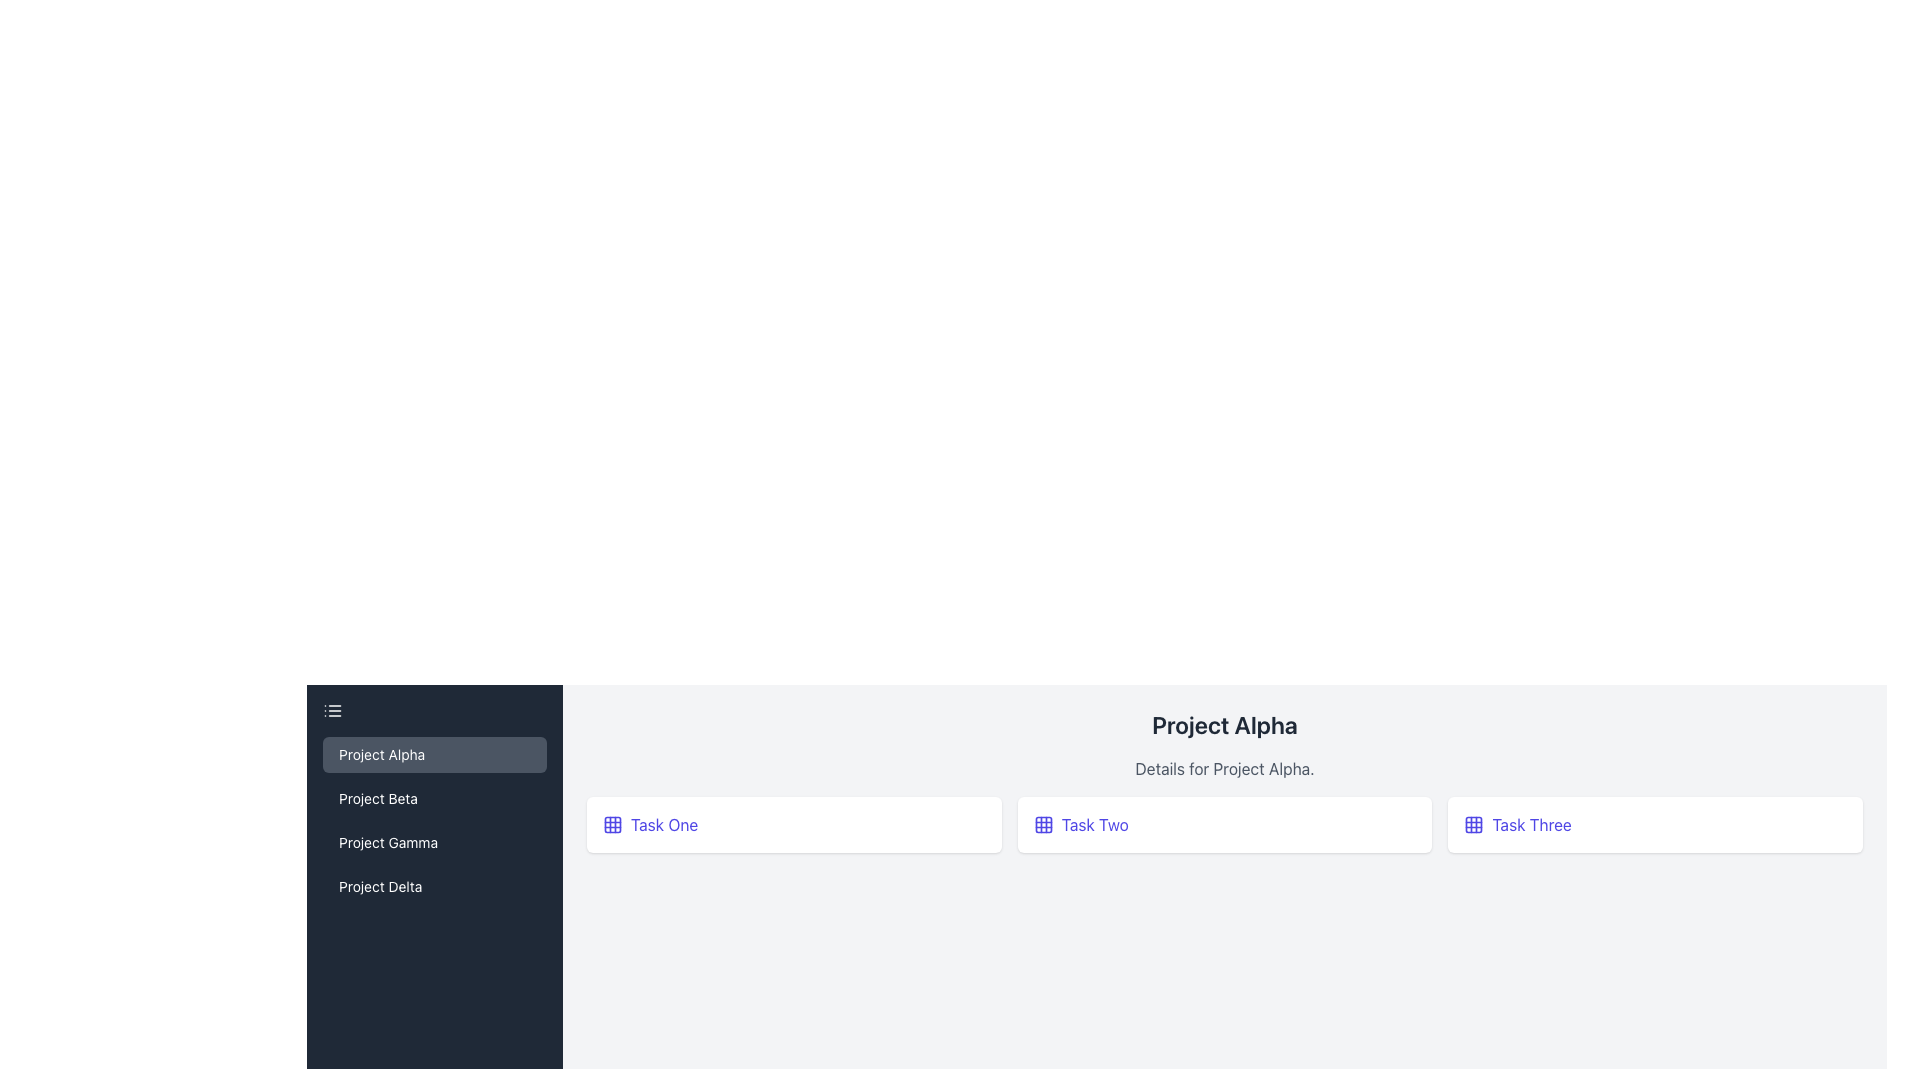 This screenshot has height=1080, width=1920. Describe the element at coordinates (434, 755) in the screenshot. I see `the 'Project Alpha' navigation link located in the left sidebar menu` at that location.